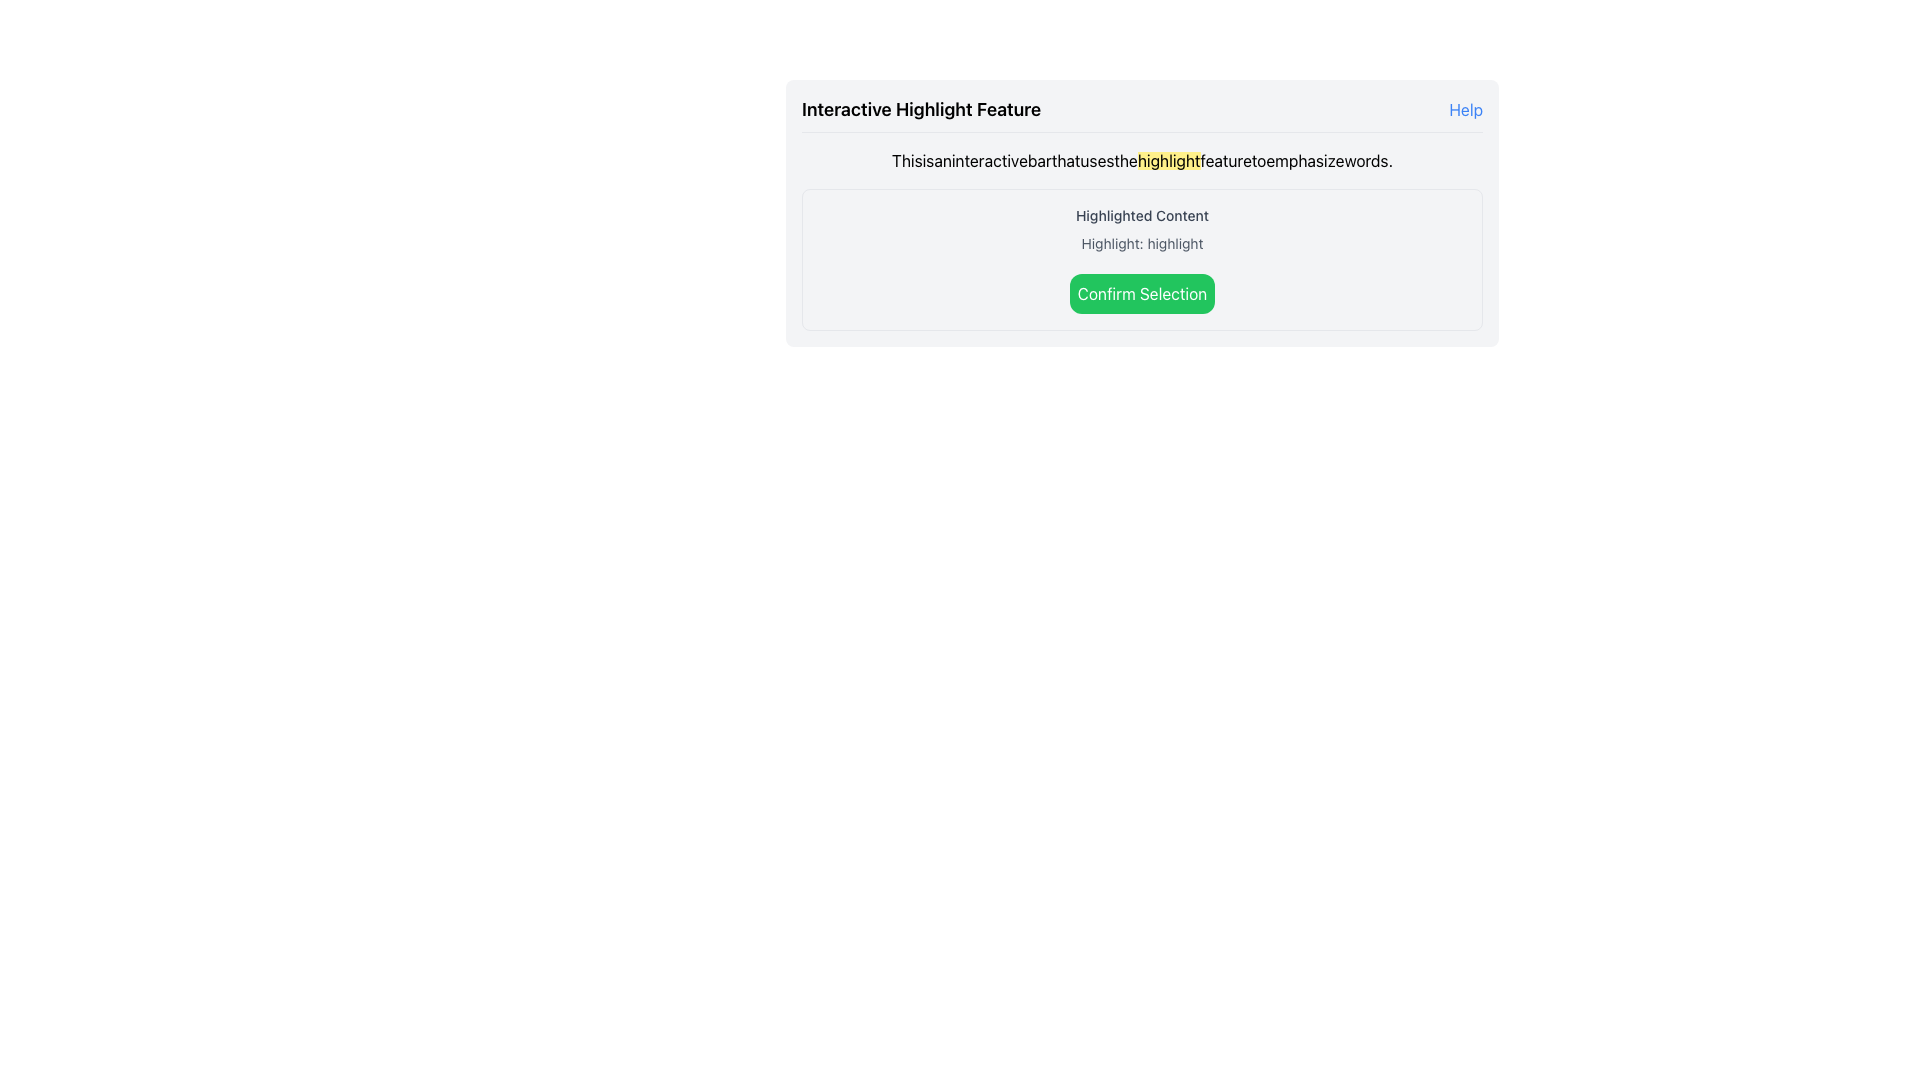 Image resolution: width=1920 pixels, height=1080 pixels. What do you see at coordinates (942, 160) in the screenshot?
I see `the text element 'an' which is the third word in the sentence 'This is an interactive bar that uses the highlight feature to emphasize words.'` at bounding box center [942, 160].